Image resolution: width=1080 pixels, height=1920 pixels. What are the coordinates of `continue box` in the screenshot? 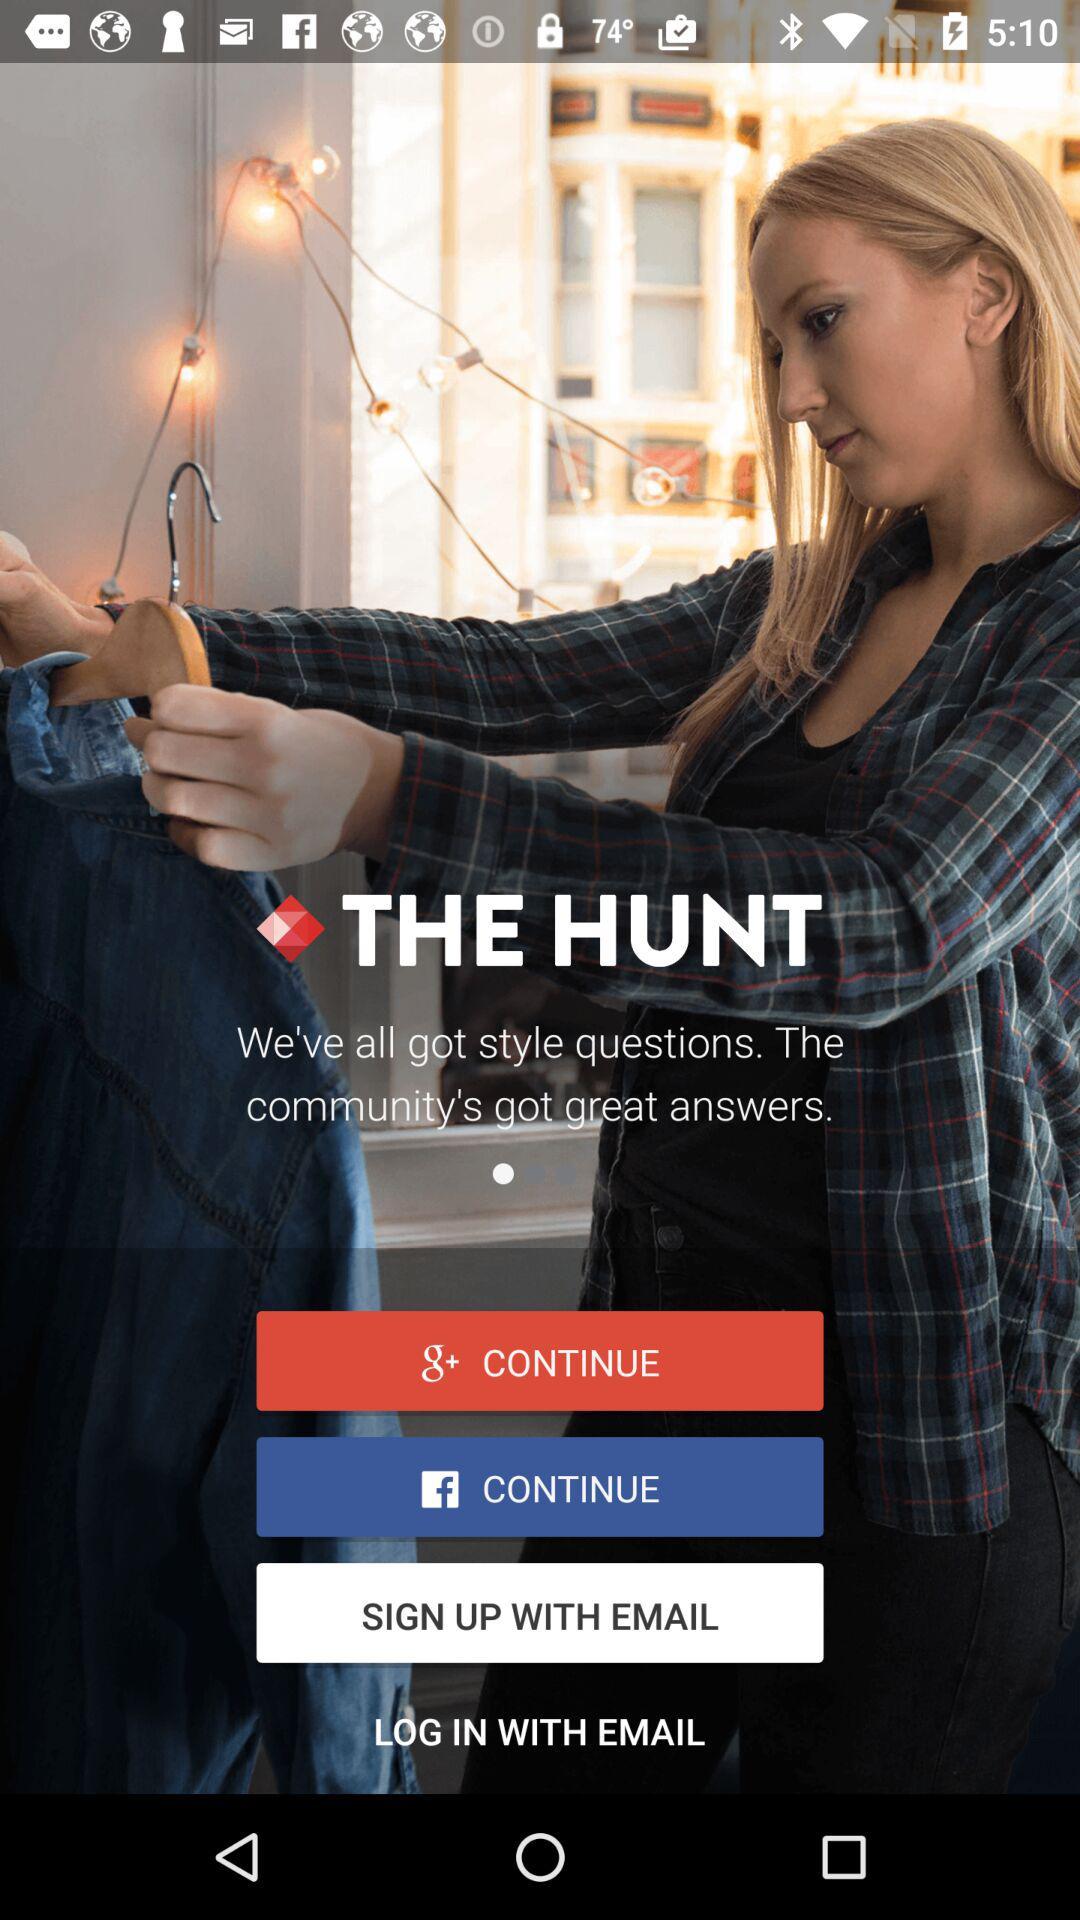 It's located at (540, 1362).